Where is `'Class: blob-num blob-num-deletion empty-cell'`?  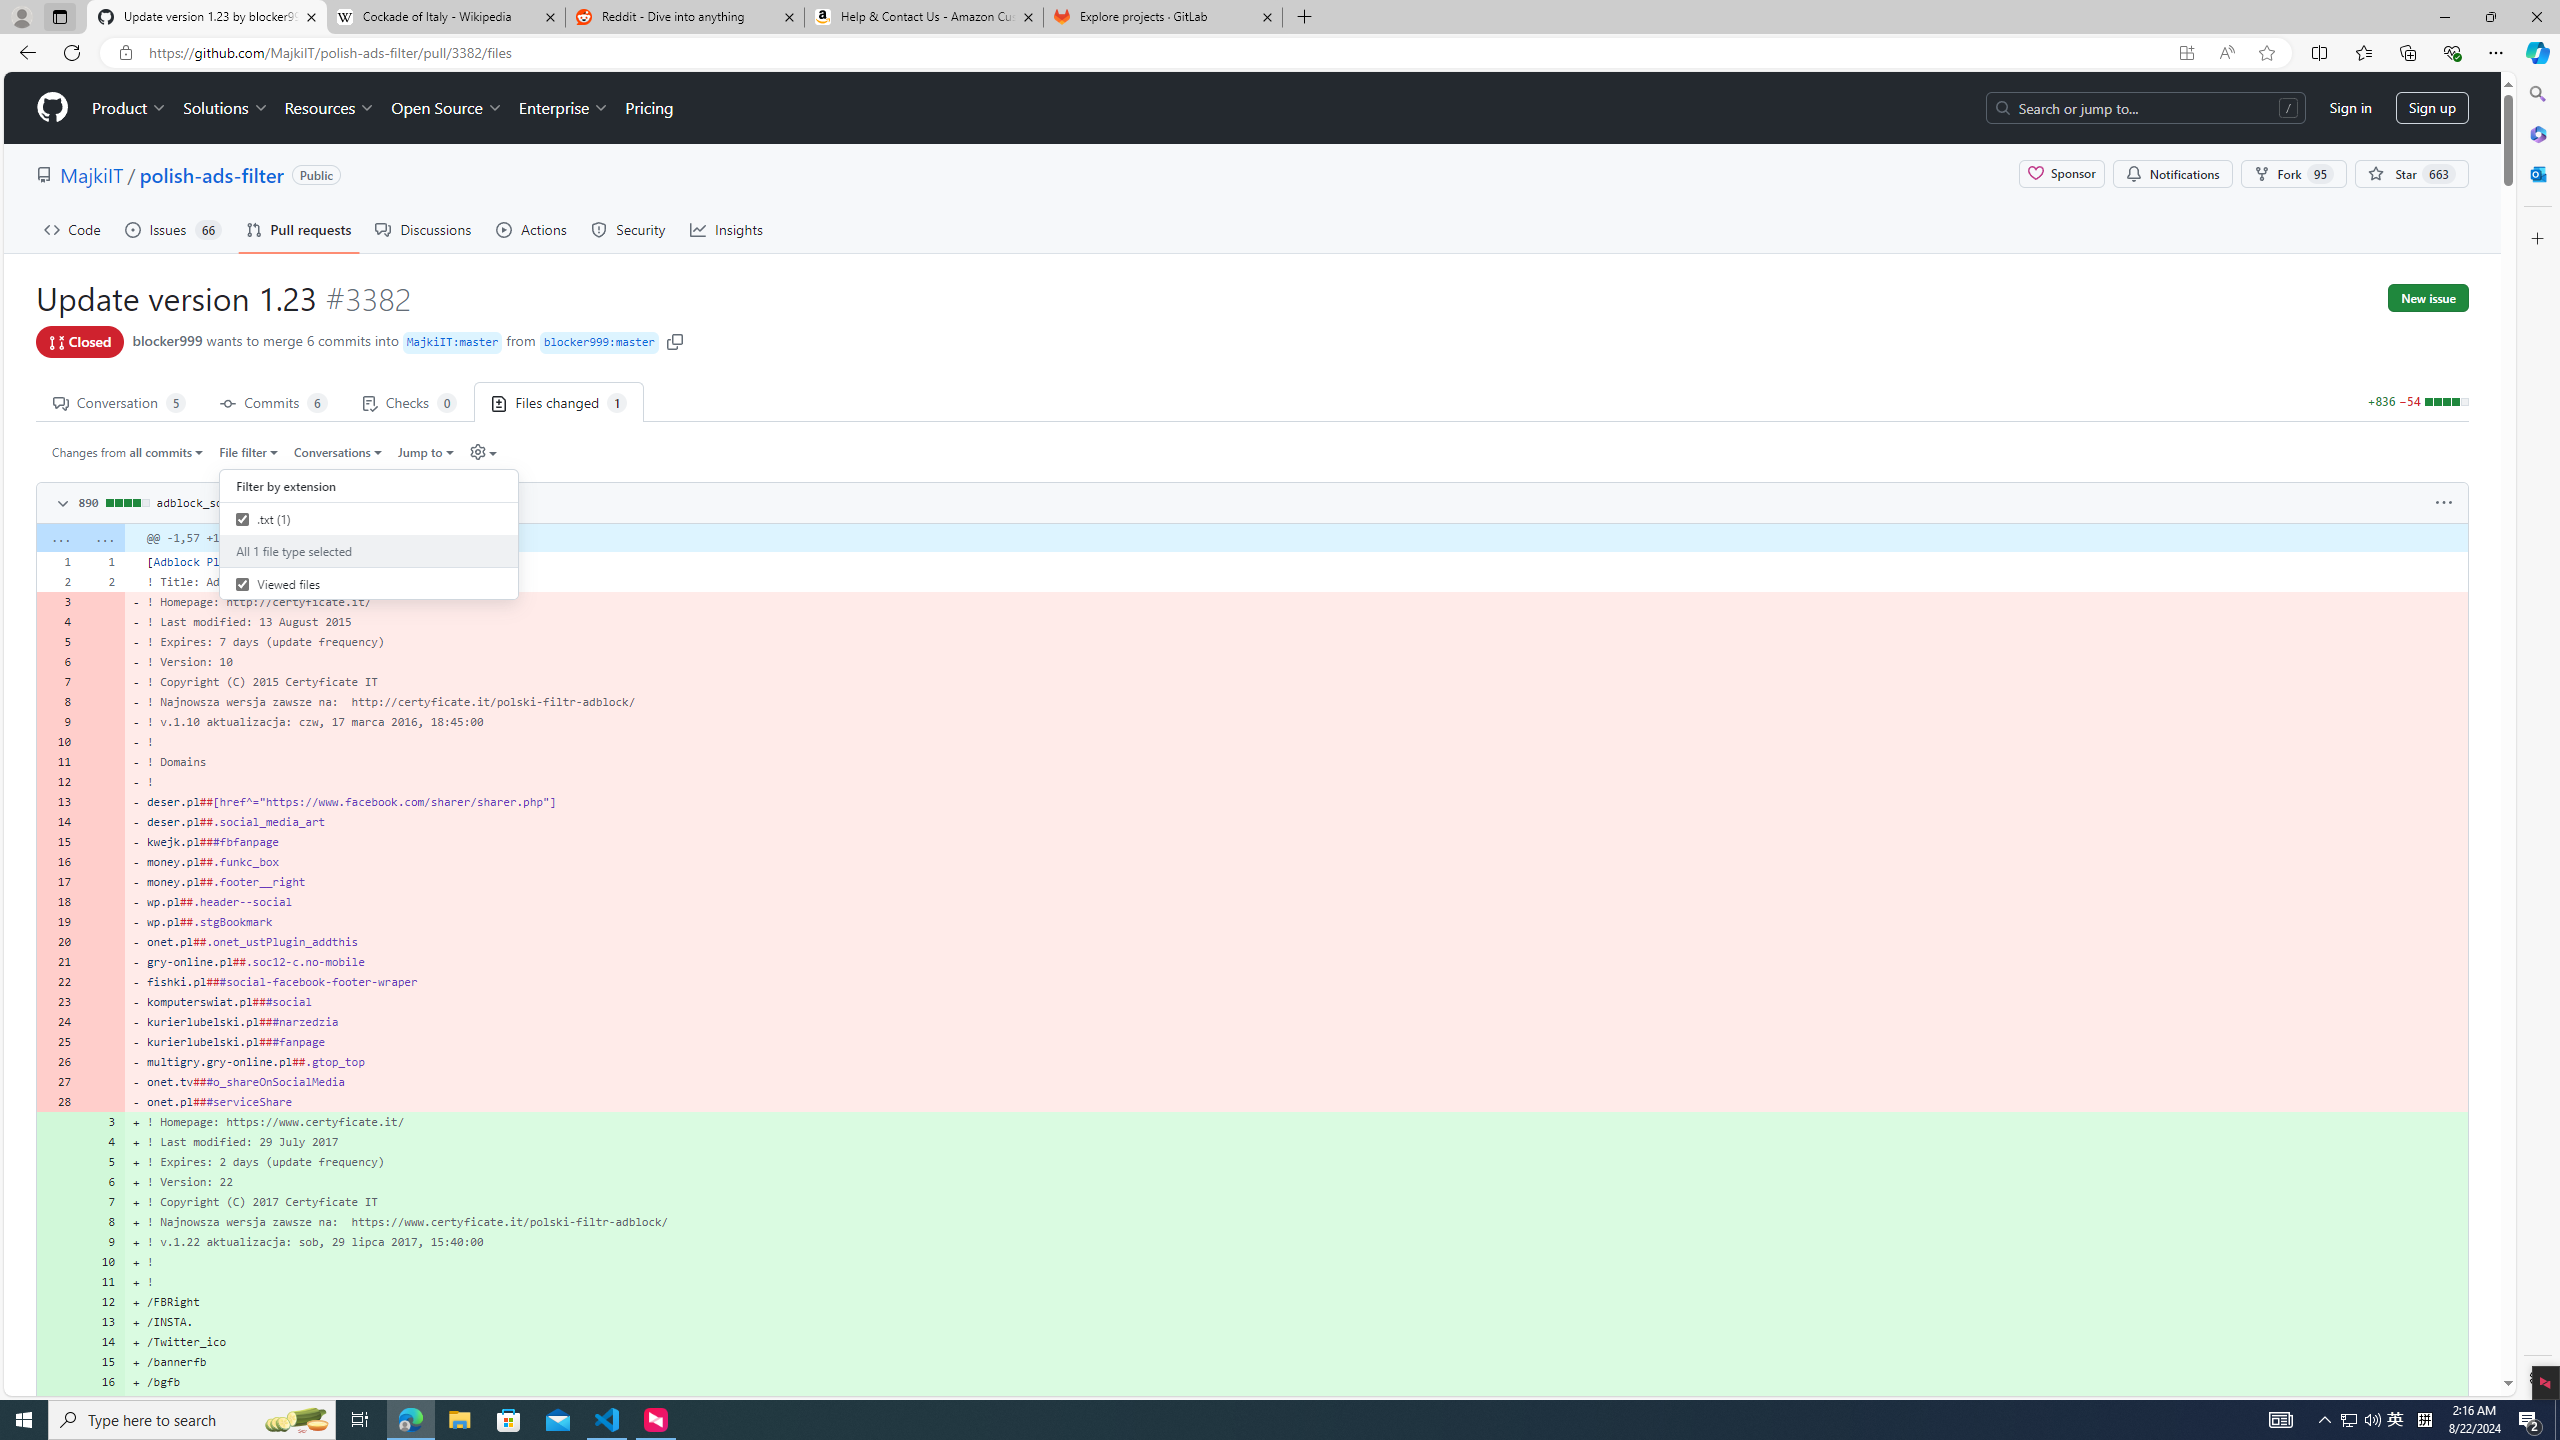
'Class: blob-num blob-num-deletion empty-cell' is located at coordinates (102, 1100).